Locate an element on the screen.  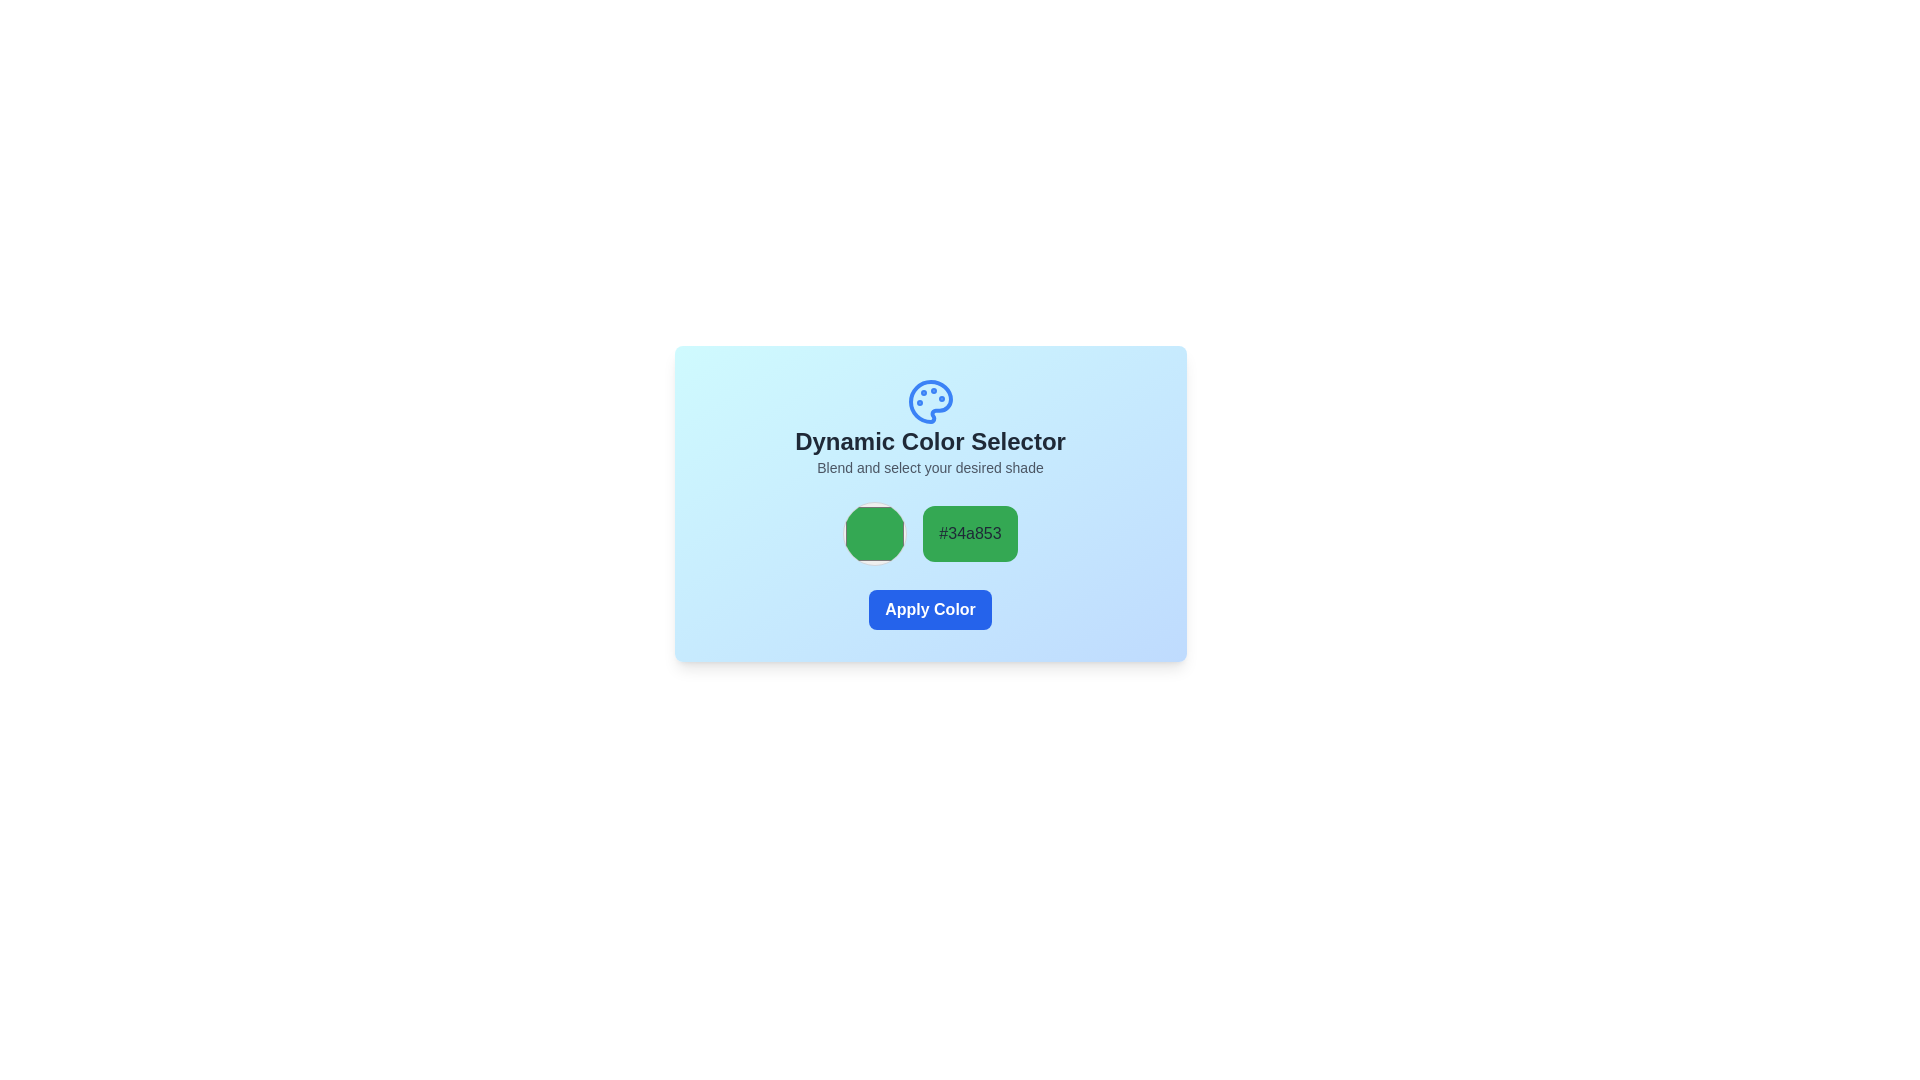
the green rectangular text-display element containing the text '#34a853', located in the 'Dynamic Color Selector' section above the 'Apply Color' button is located at coordinates (929, 532).